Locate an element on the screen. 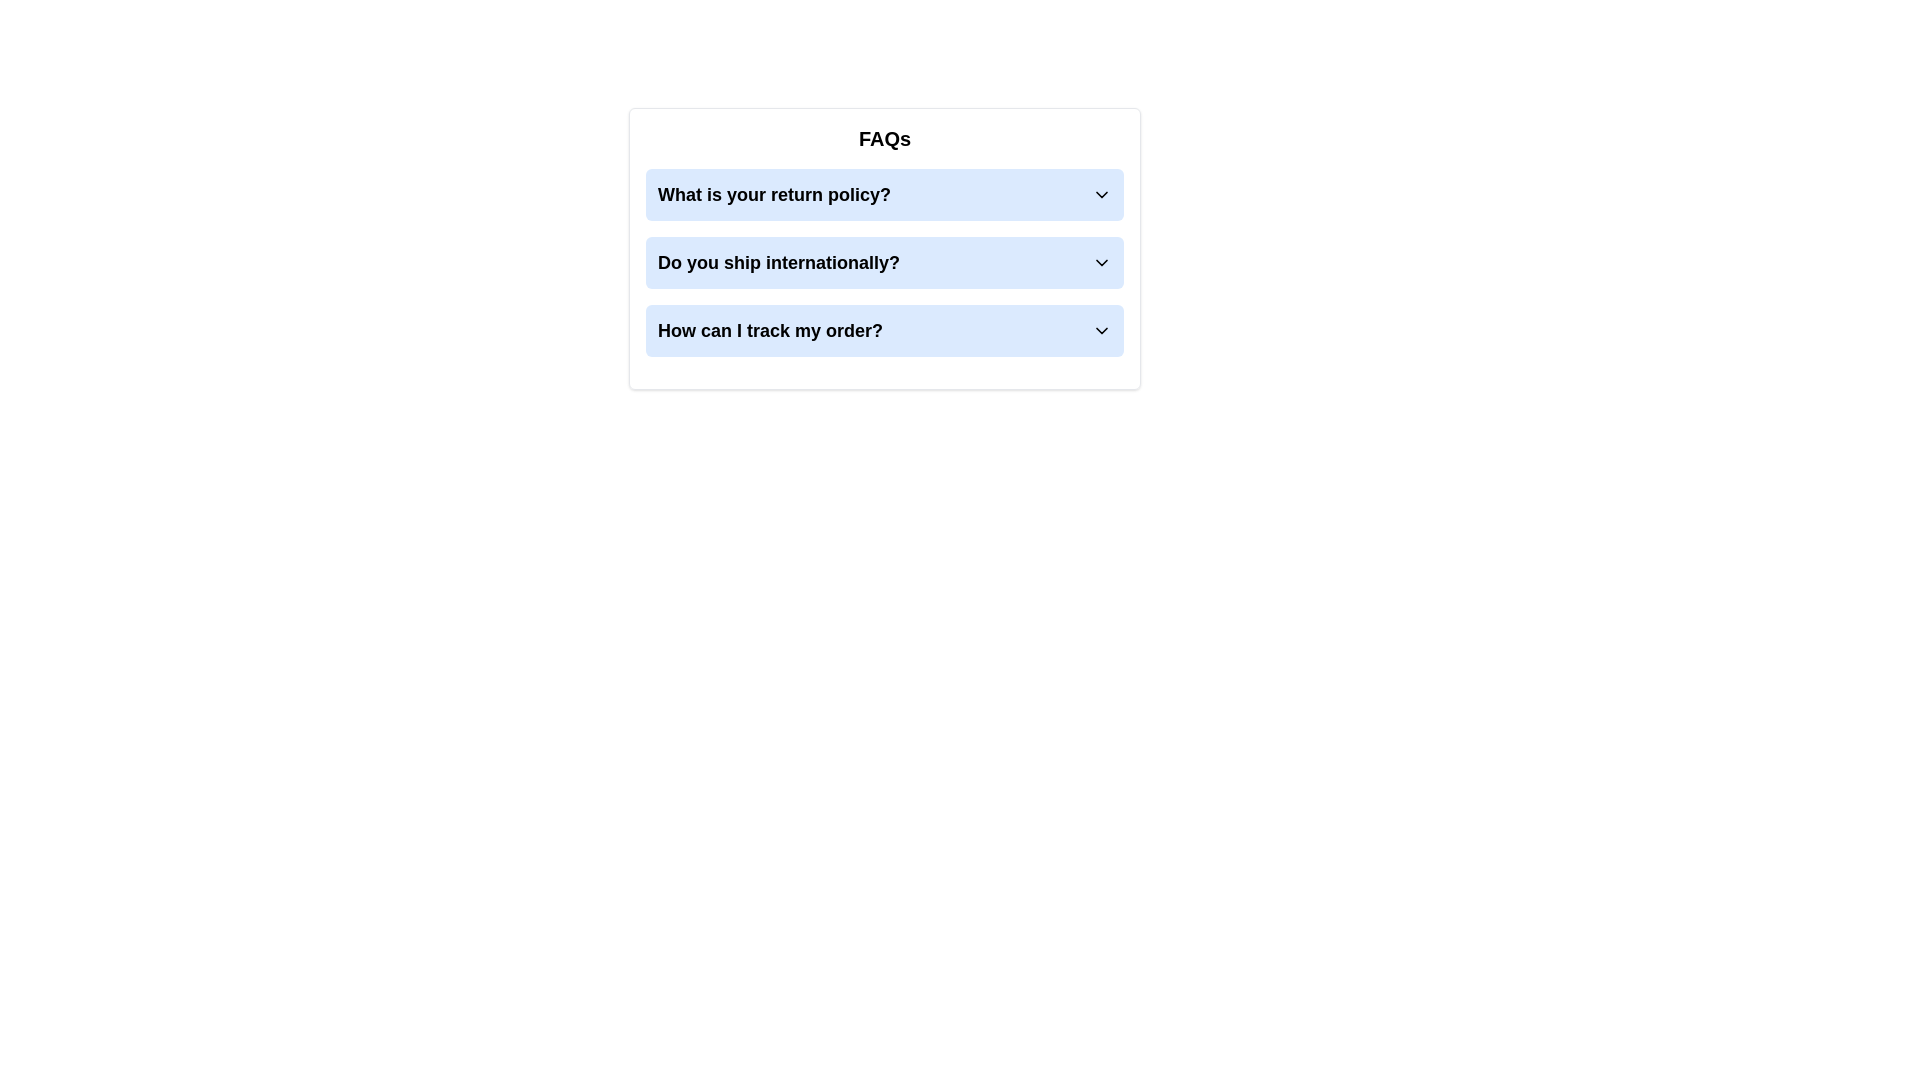 The image size is (1920, 1080). the FAQ button that allows users to expand or collapse information about international shipping, located as the second item in the list of FAQ entries is located at coordinates (883, 261).